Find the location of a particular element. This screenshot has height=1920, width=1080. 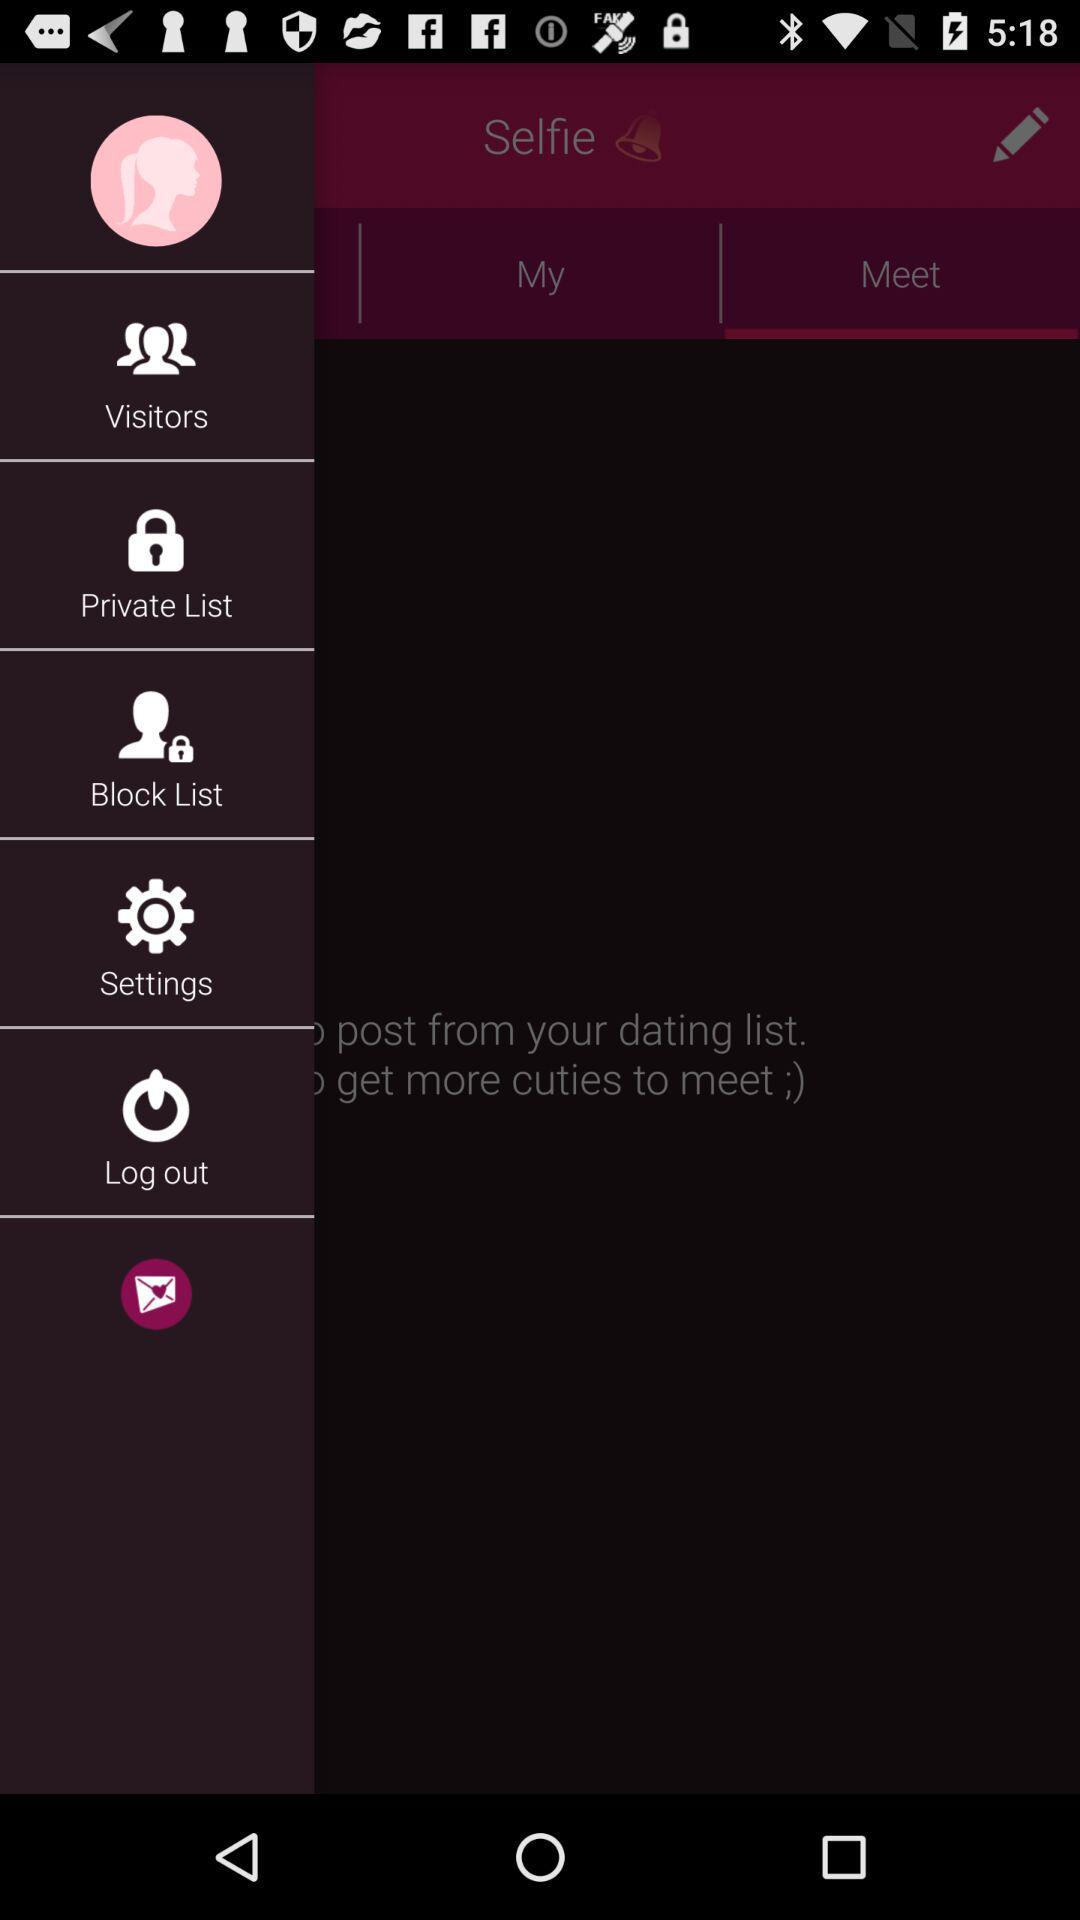

the notifications icon is located at coordinates (646, 143).